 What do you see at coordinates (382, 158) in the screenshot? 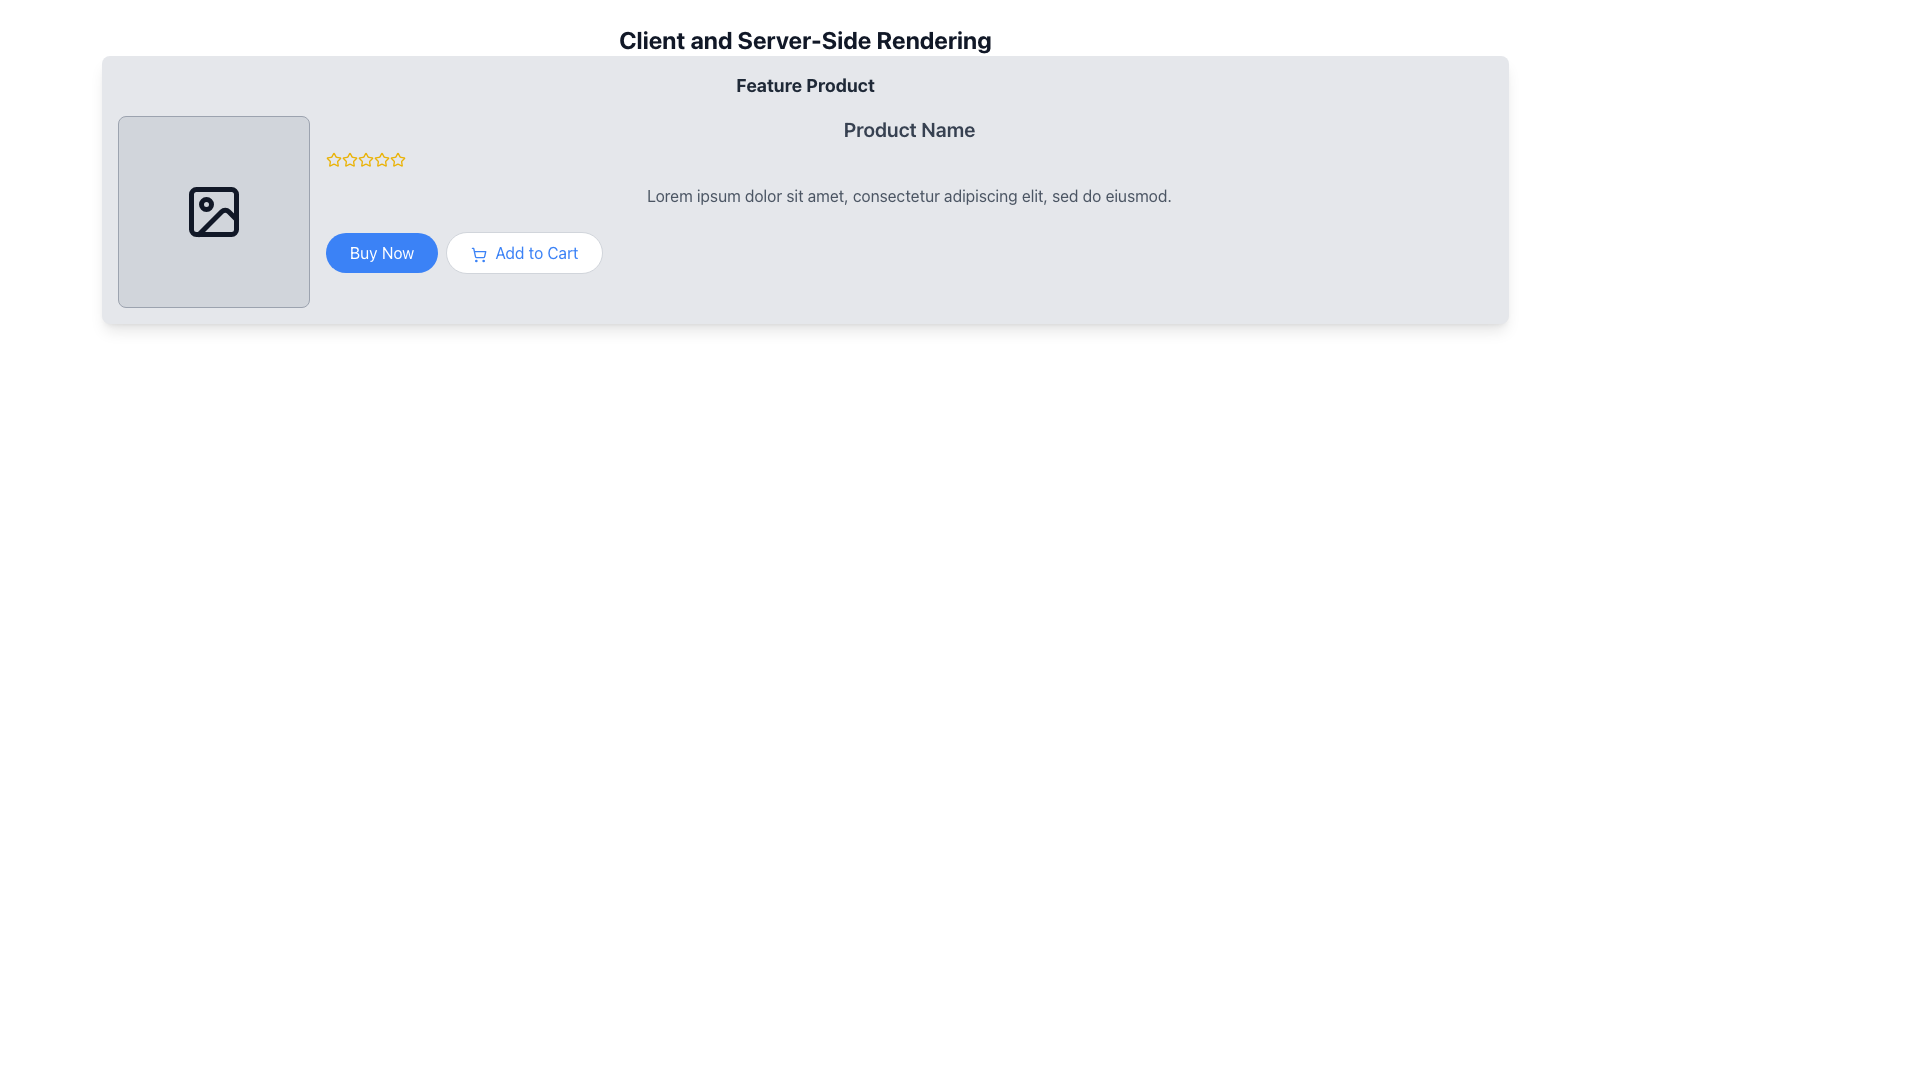
I see `the third star-shaped icon in a horizontal sequence of five stars, which is outlined and filled with golden-yellow, representing a rating mechanism` at bounding box center [382, 158].